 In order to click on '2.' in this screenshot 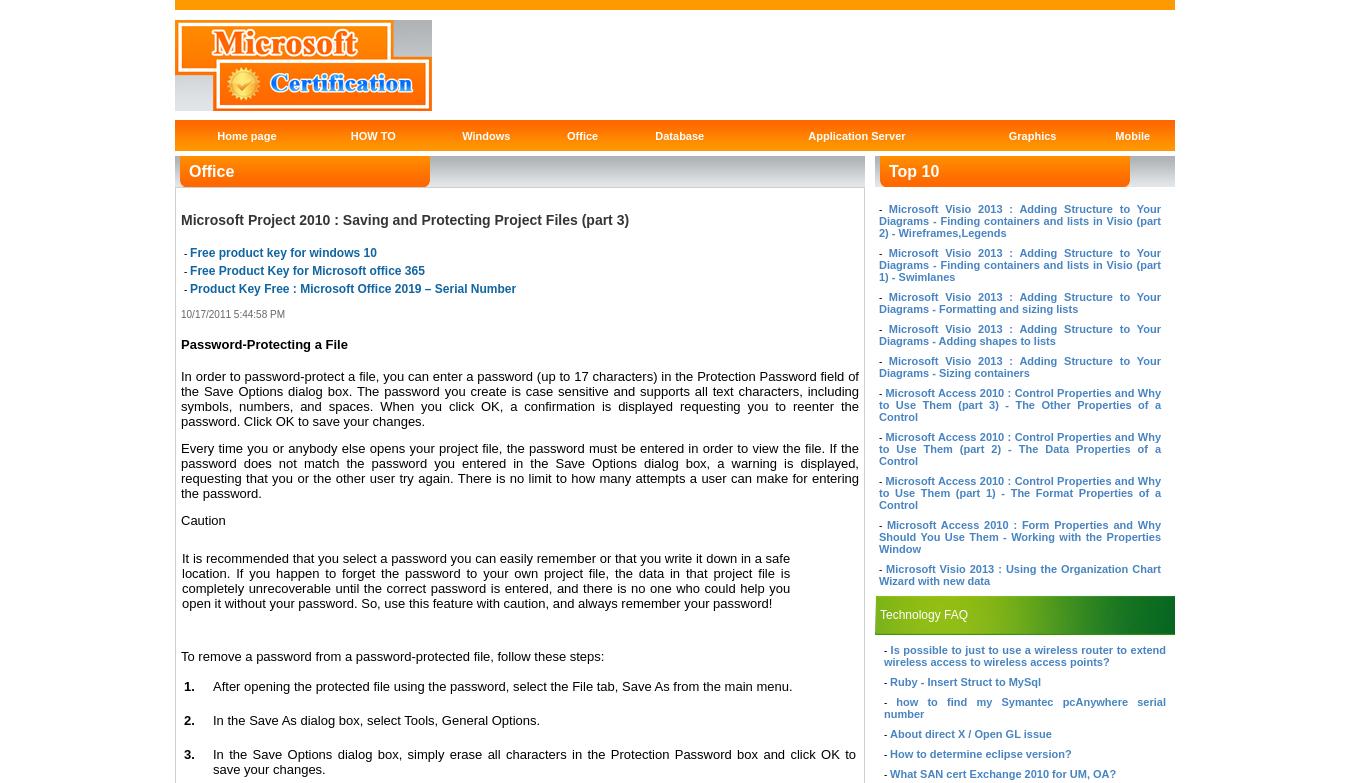, I will do `click(189, 719)`.